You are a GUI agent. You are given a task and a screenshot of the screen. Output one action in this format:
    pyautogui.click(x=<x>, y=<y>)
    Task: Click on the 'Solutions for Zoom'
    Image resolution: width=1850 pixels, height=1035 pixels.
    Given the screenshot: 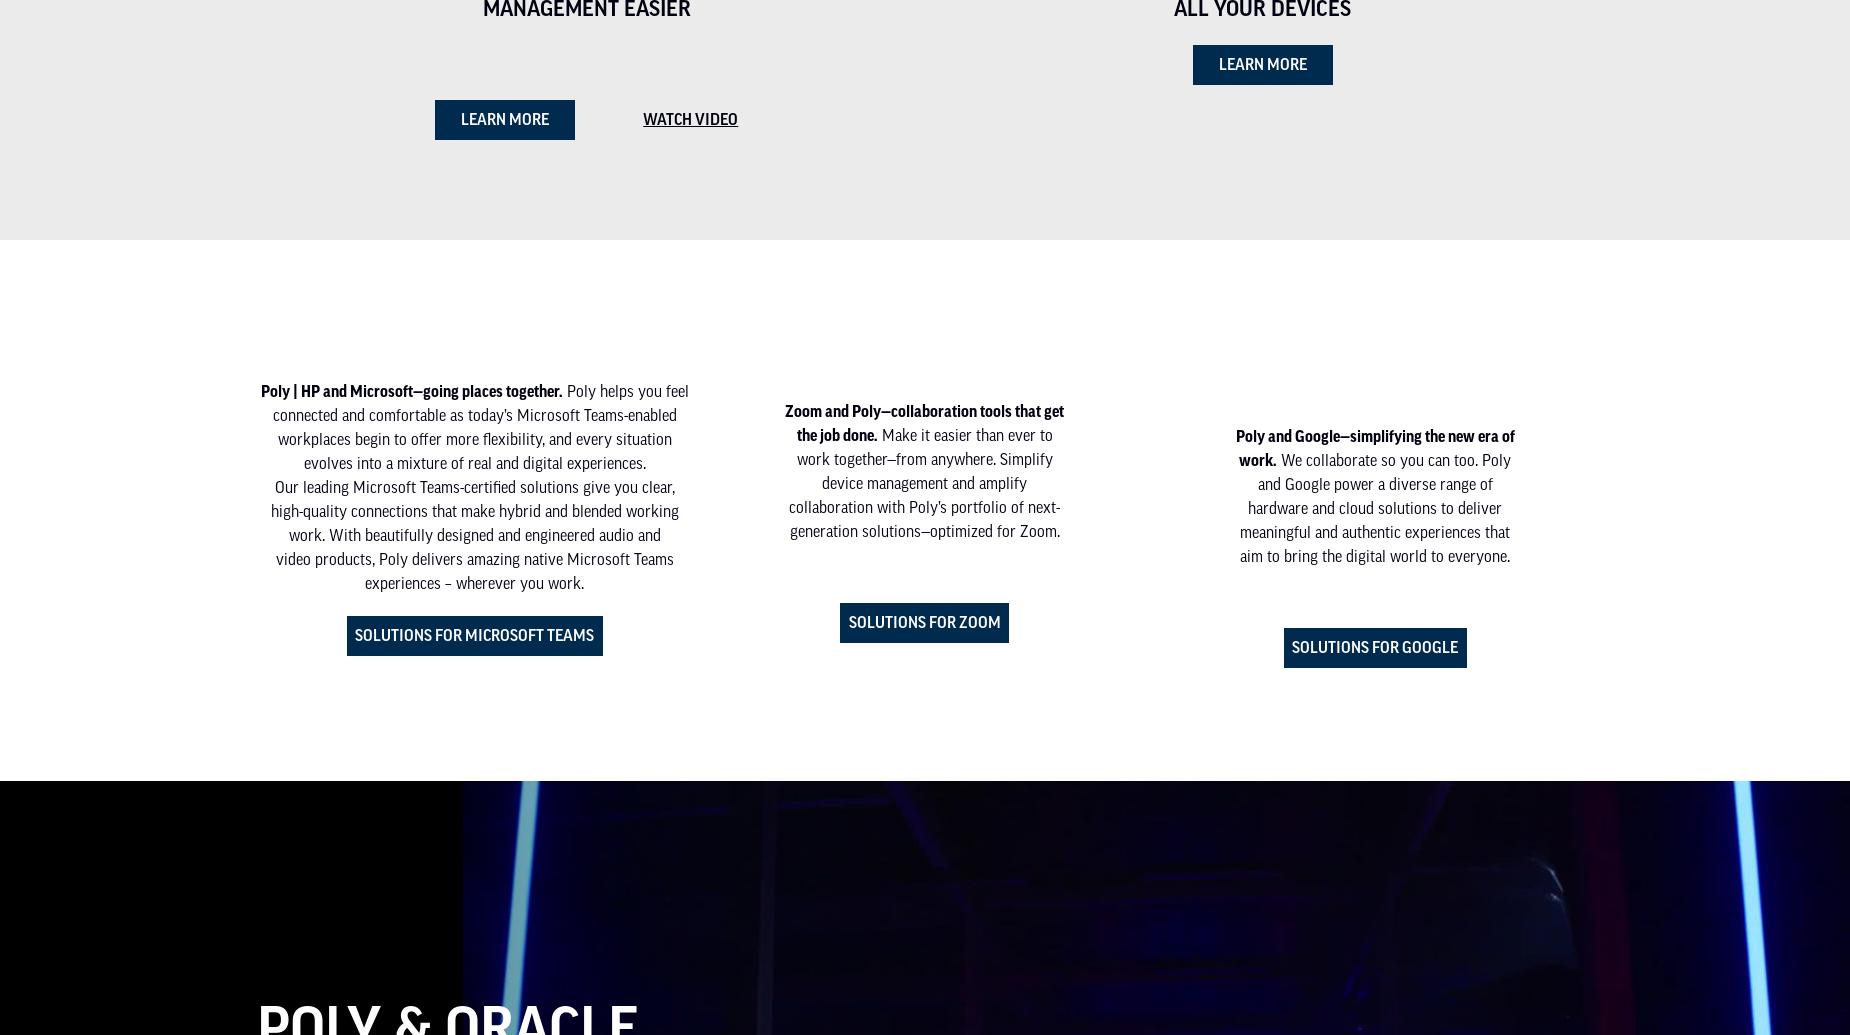 What is the action you would take?
    pyautogui.click(x=924, y=621)
    